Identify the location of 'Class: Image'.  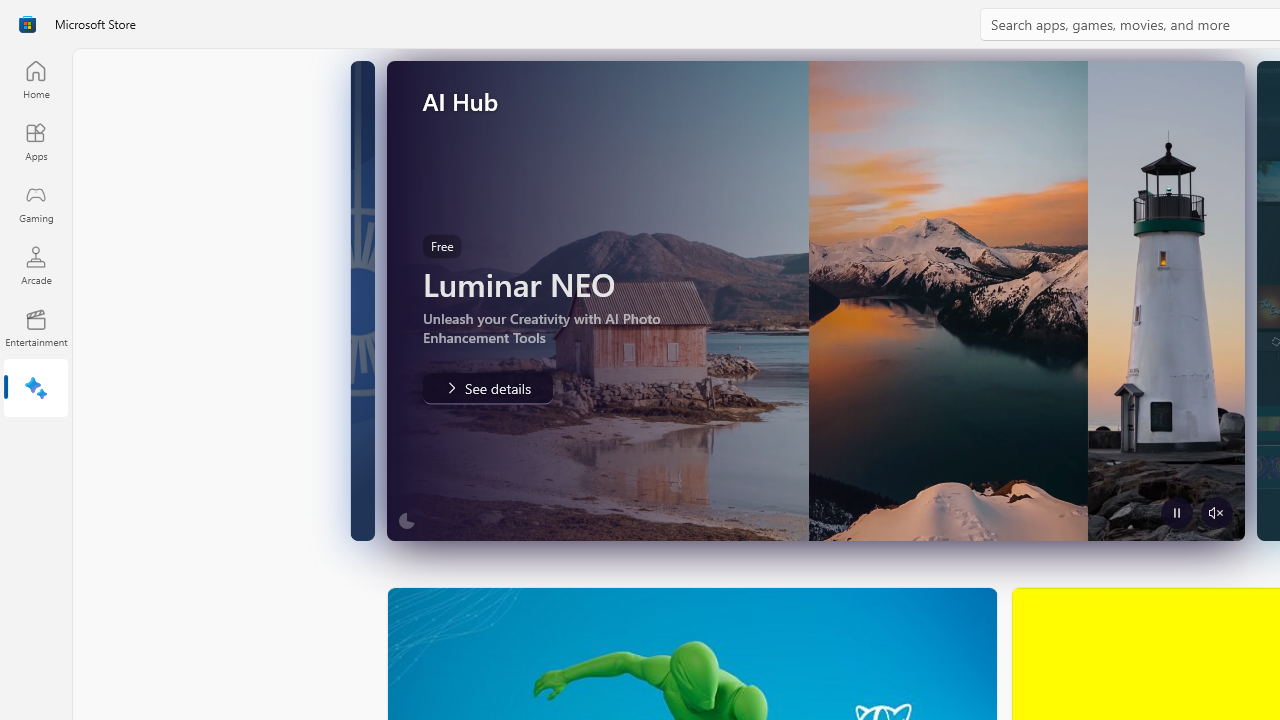
(27, 24).